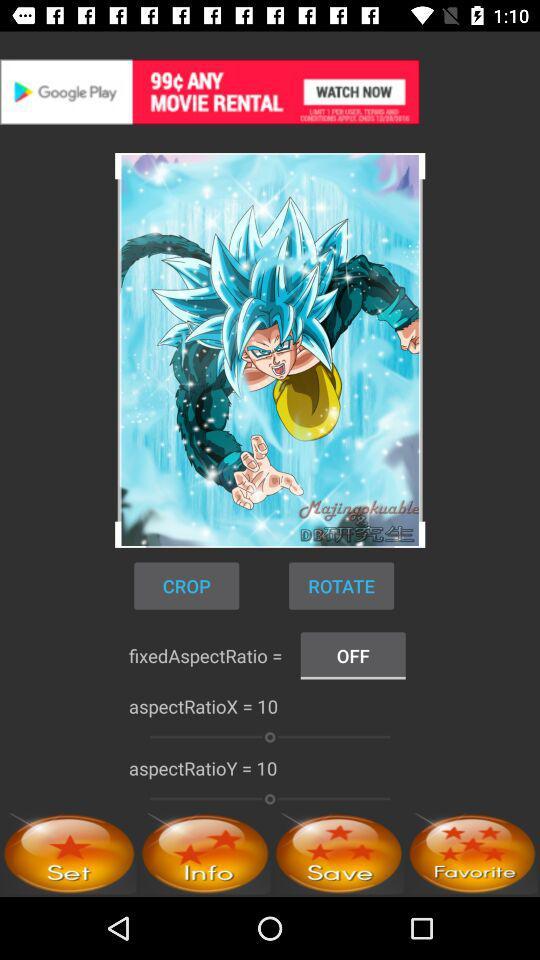  Describe the element at coordinates (338, 852) in the screenshot. I see `rating` at that location.